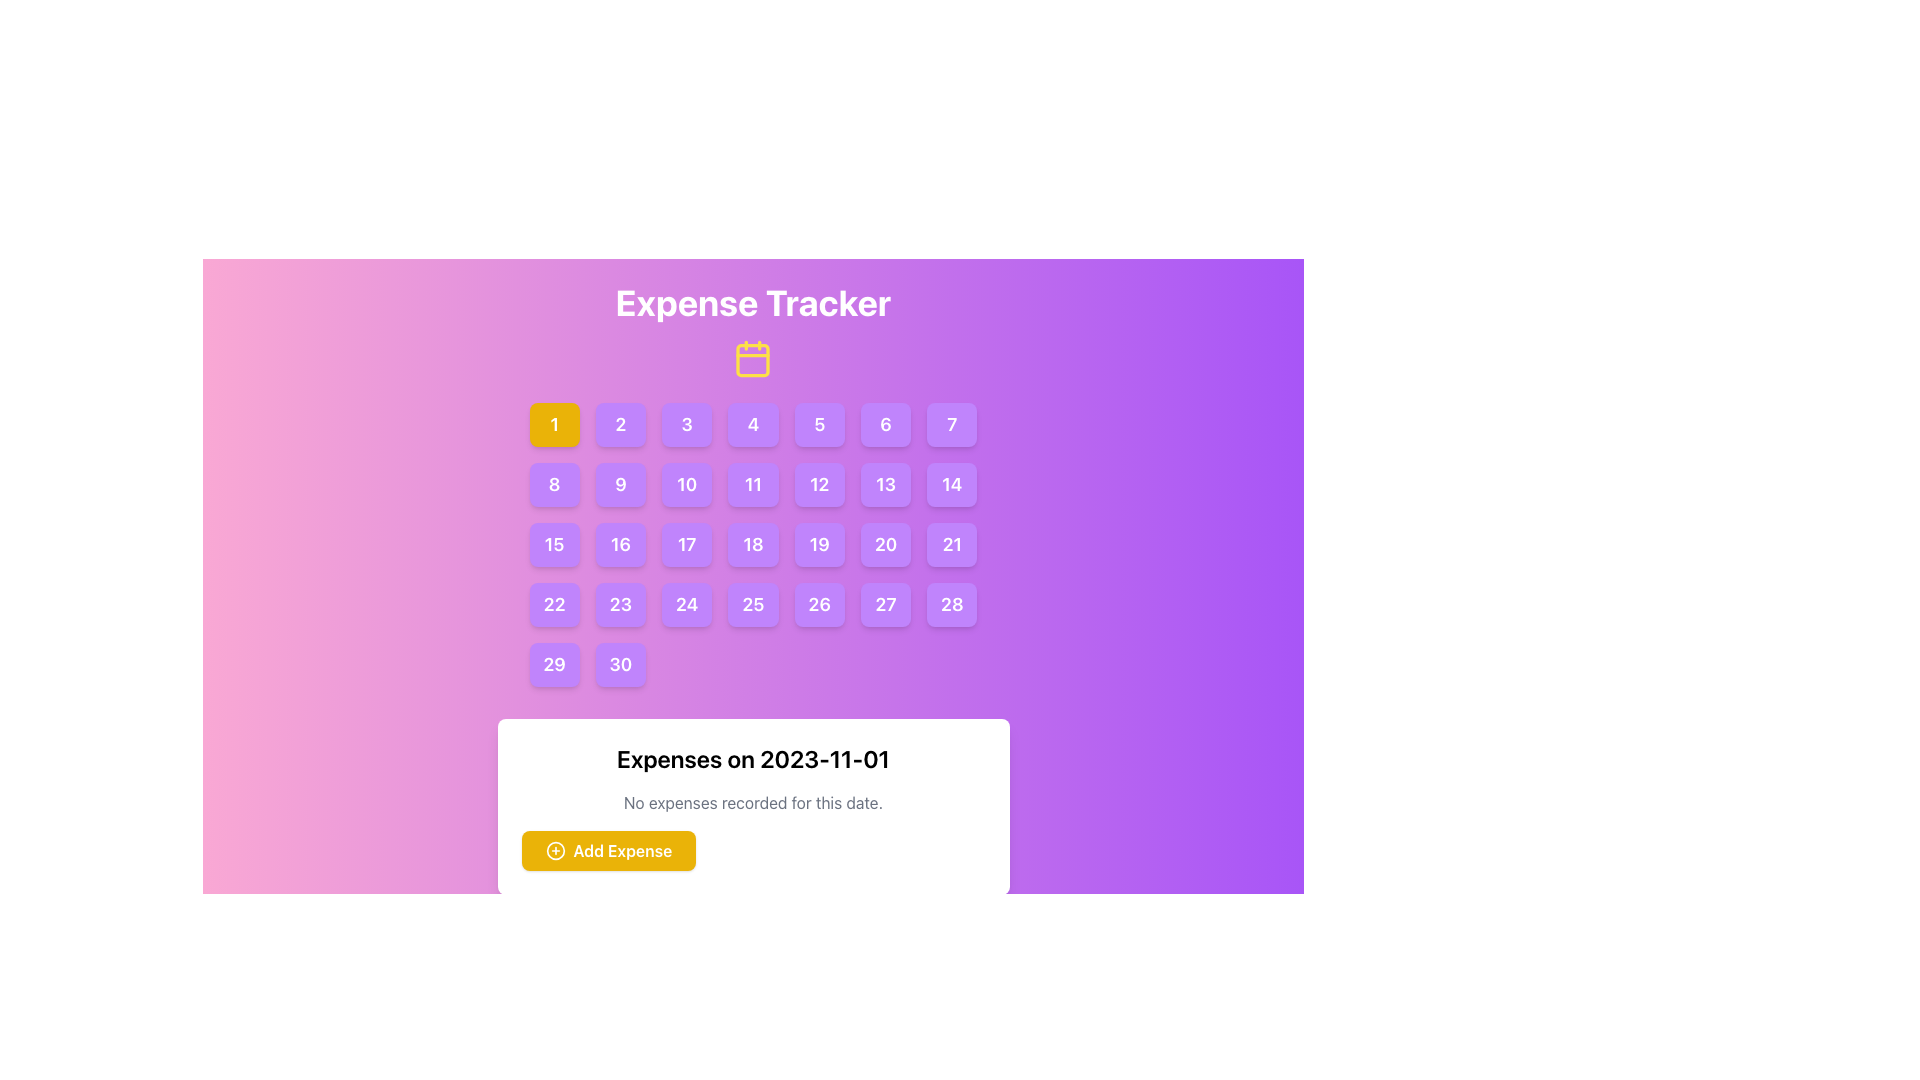  Describe the element at coordinates (619, 423) in the screenshot. I see `the selectable button corresponding to the second day of the month in the calendar interface under 'Expense Tracker' to observe its hover effect` at that location.